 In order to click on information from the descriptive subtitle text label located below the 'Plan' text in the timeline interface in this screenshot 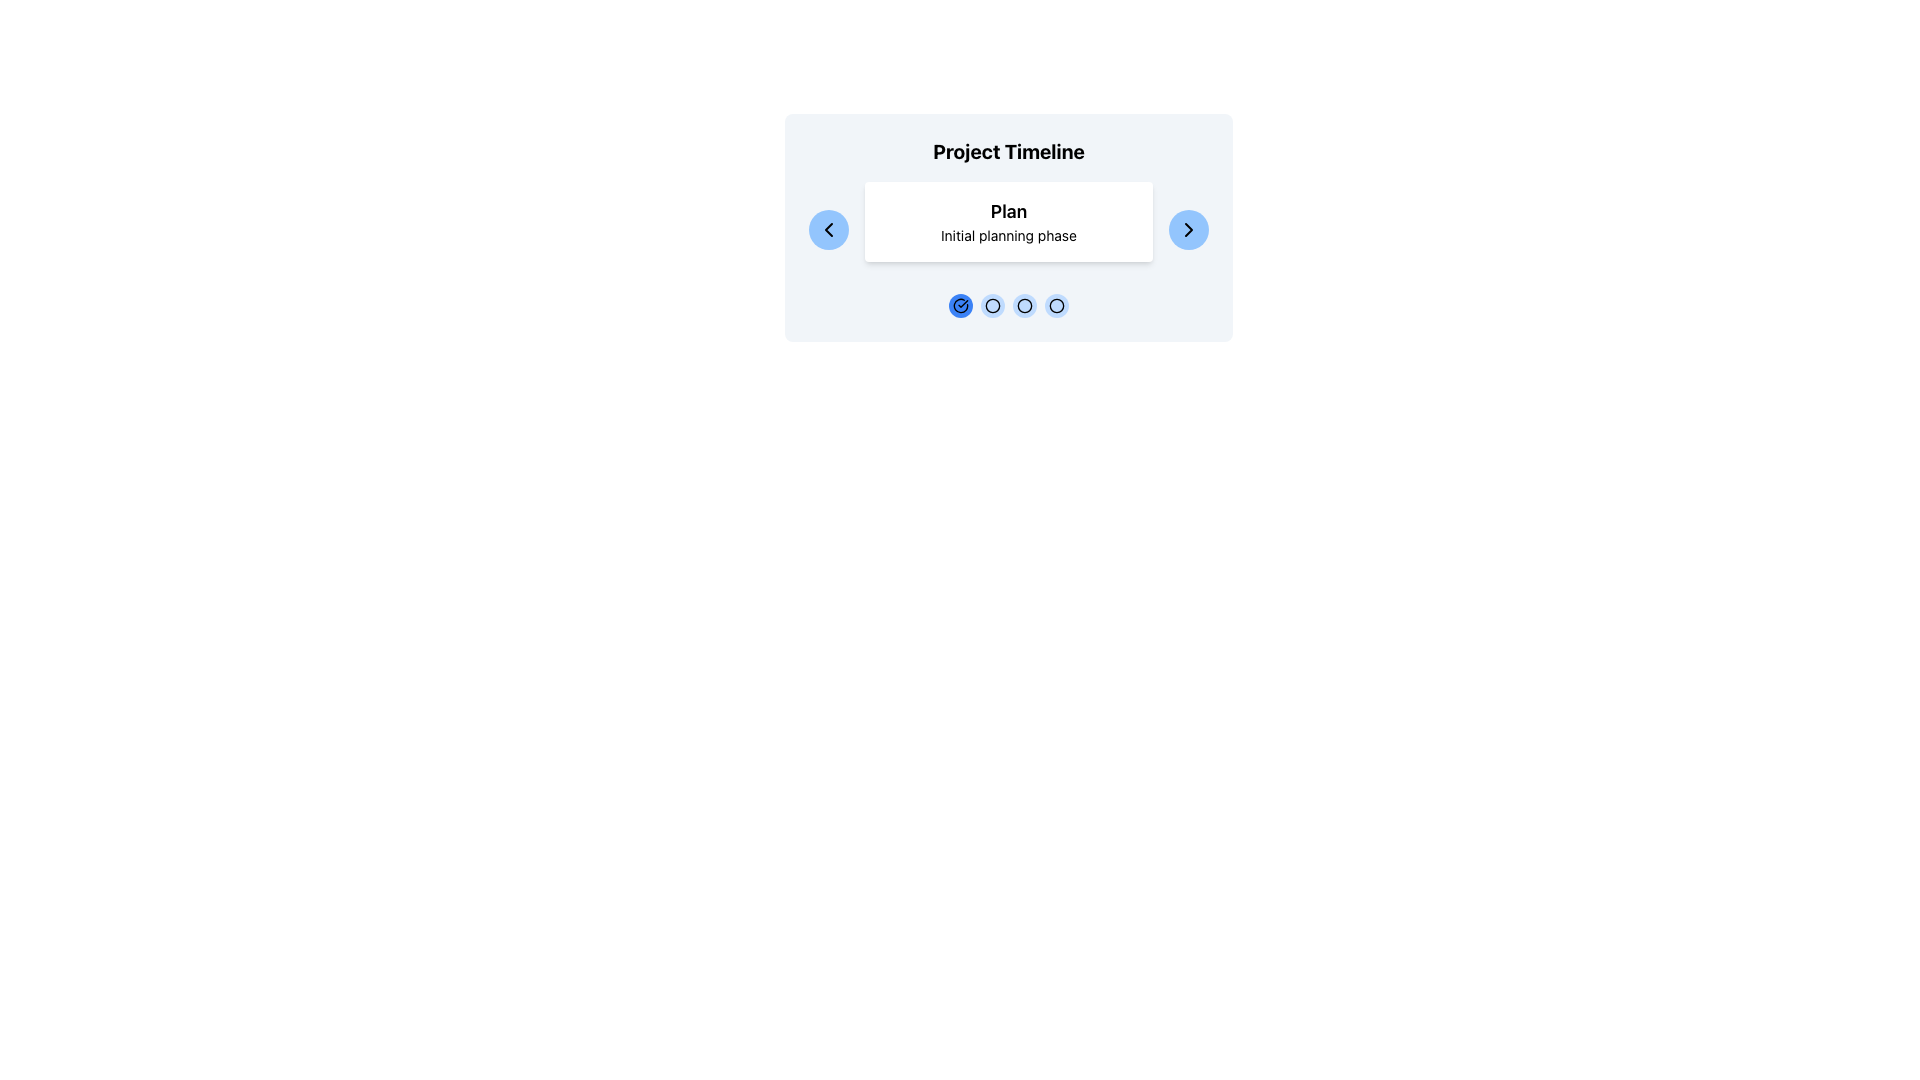, I will do `click(1008, 234)`.